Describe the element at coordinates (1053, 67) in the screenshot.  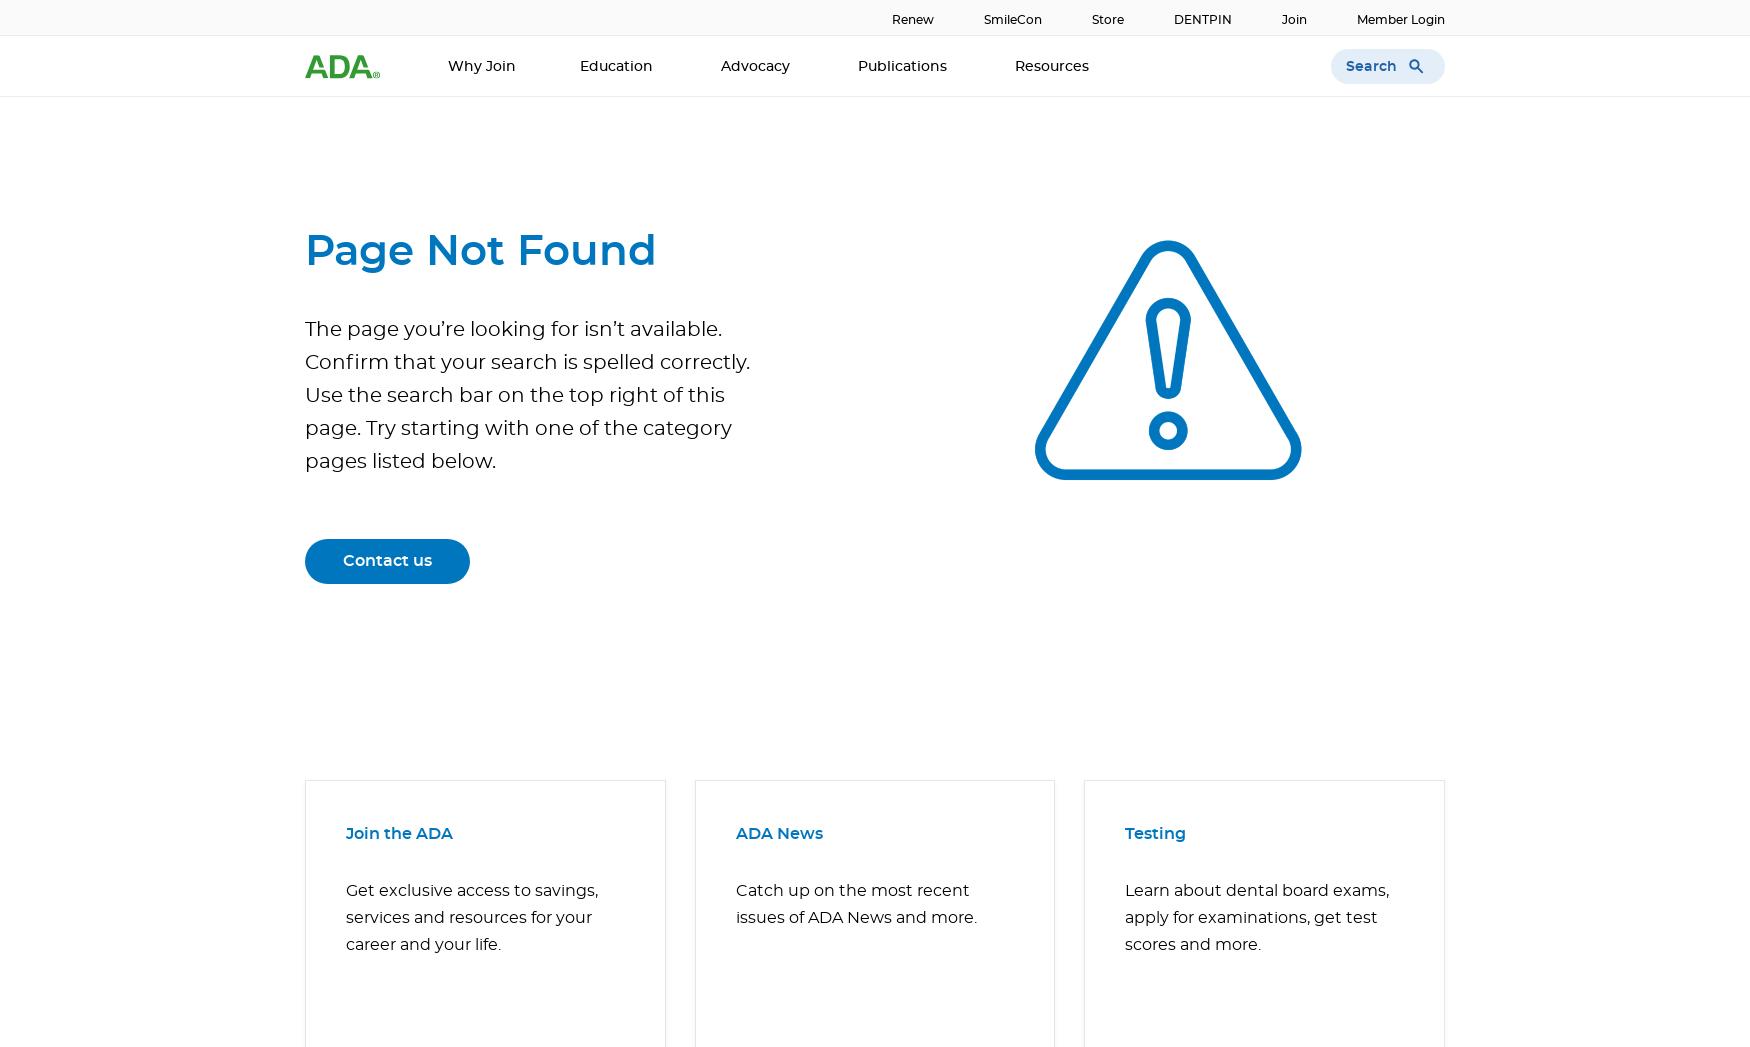
I see `'Resources'` at that location.